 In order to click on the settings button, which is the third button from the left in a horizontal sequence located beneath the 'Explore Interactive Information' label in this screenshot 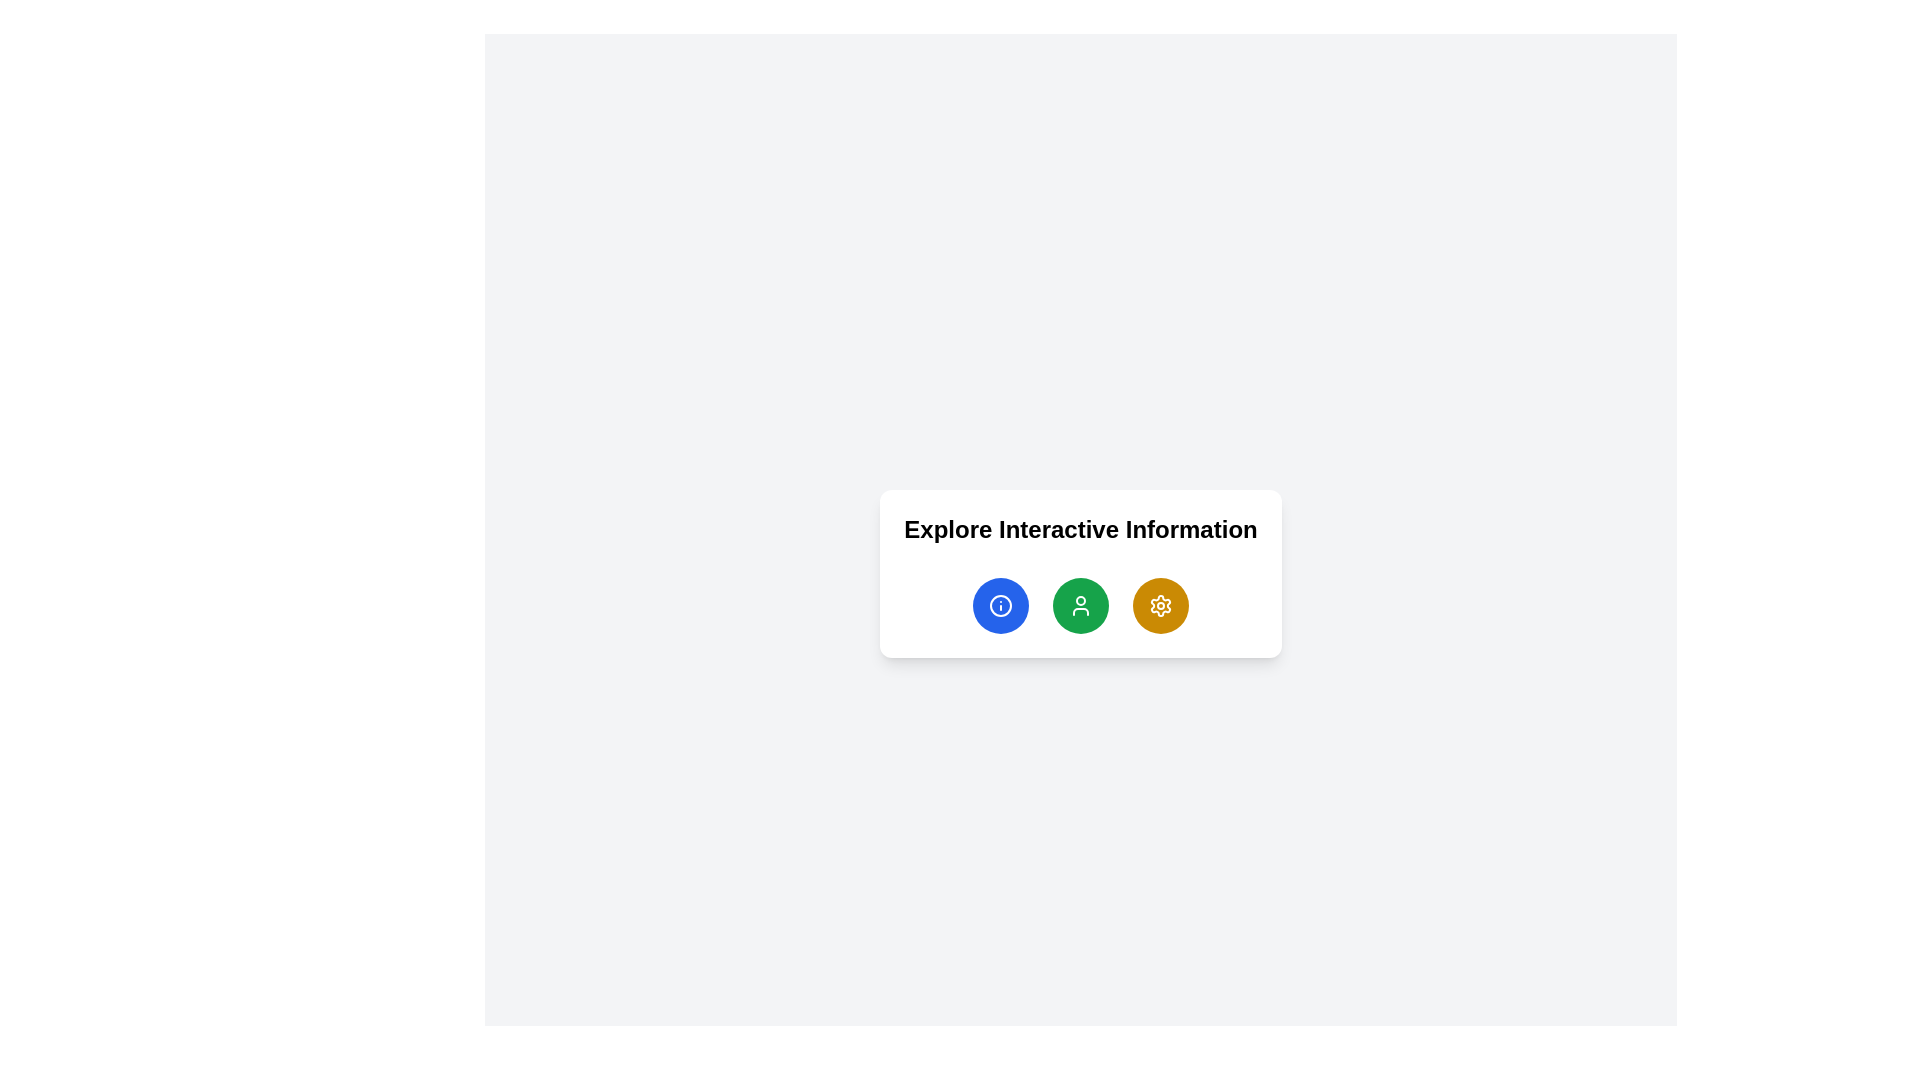, I will do `click(1161, 604)`.